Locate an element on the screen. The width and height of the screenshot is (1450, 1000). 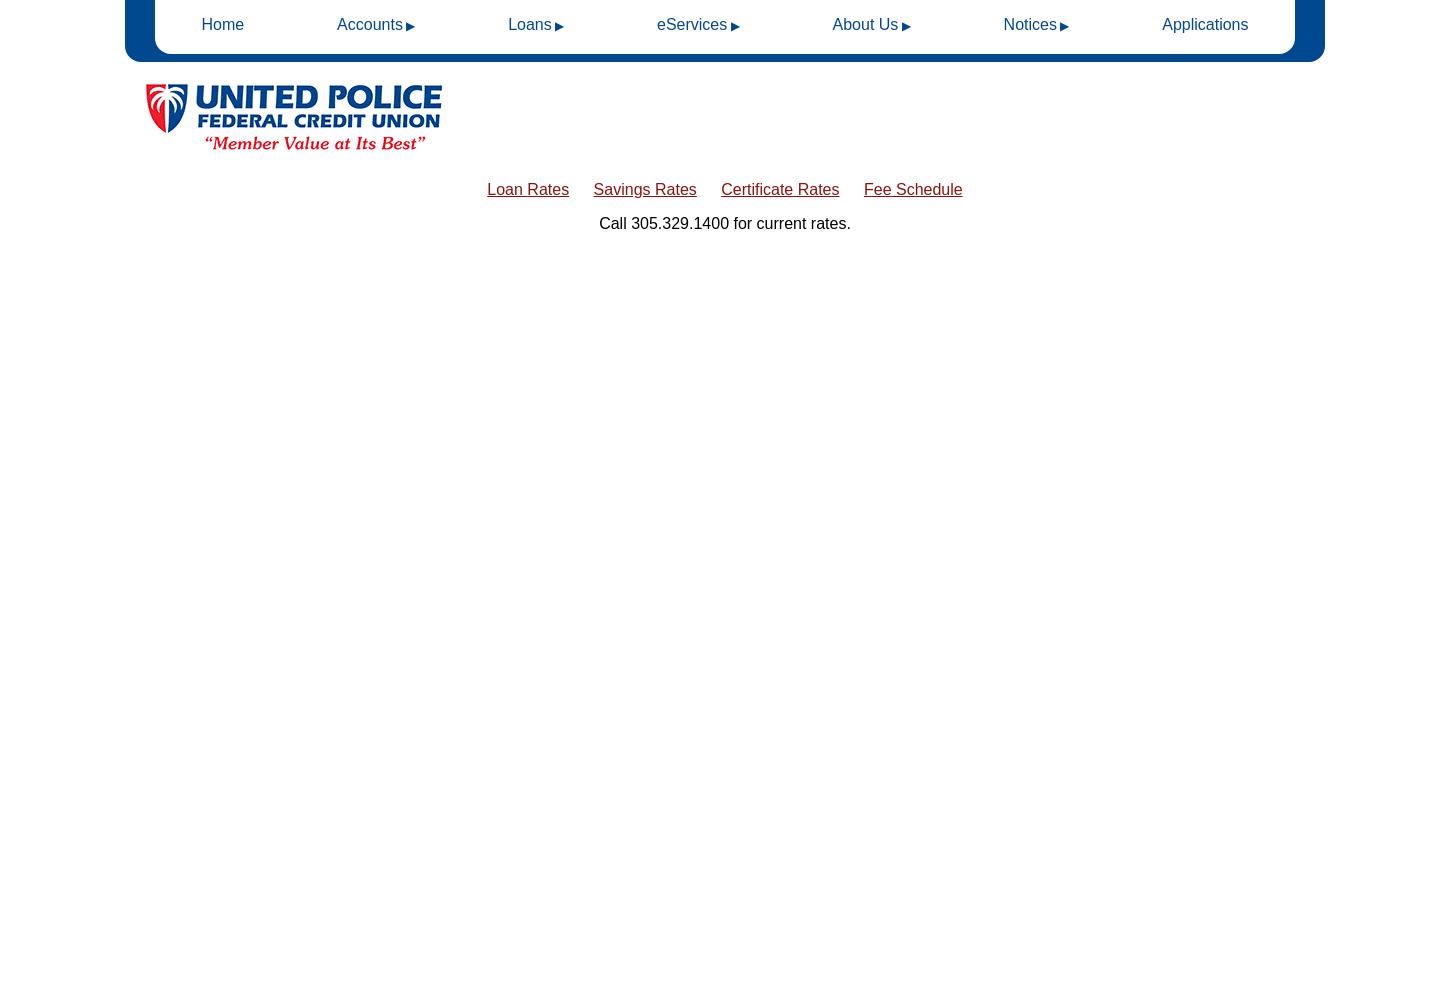
'Certificate Rates' is located at coordinates (779, 188).